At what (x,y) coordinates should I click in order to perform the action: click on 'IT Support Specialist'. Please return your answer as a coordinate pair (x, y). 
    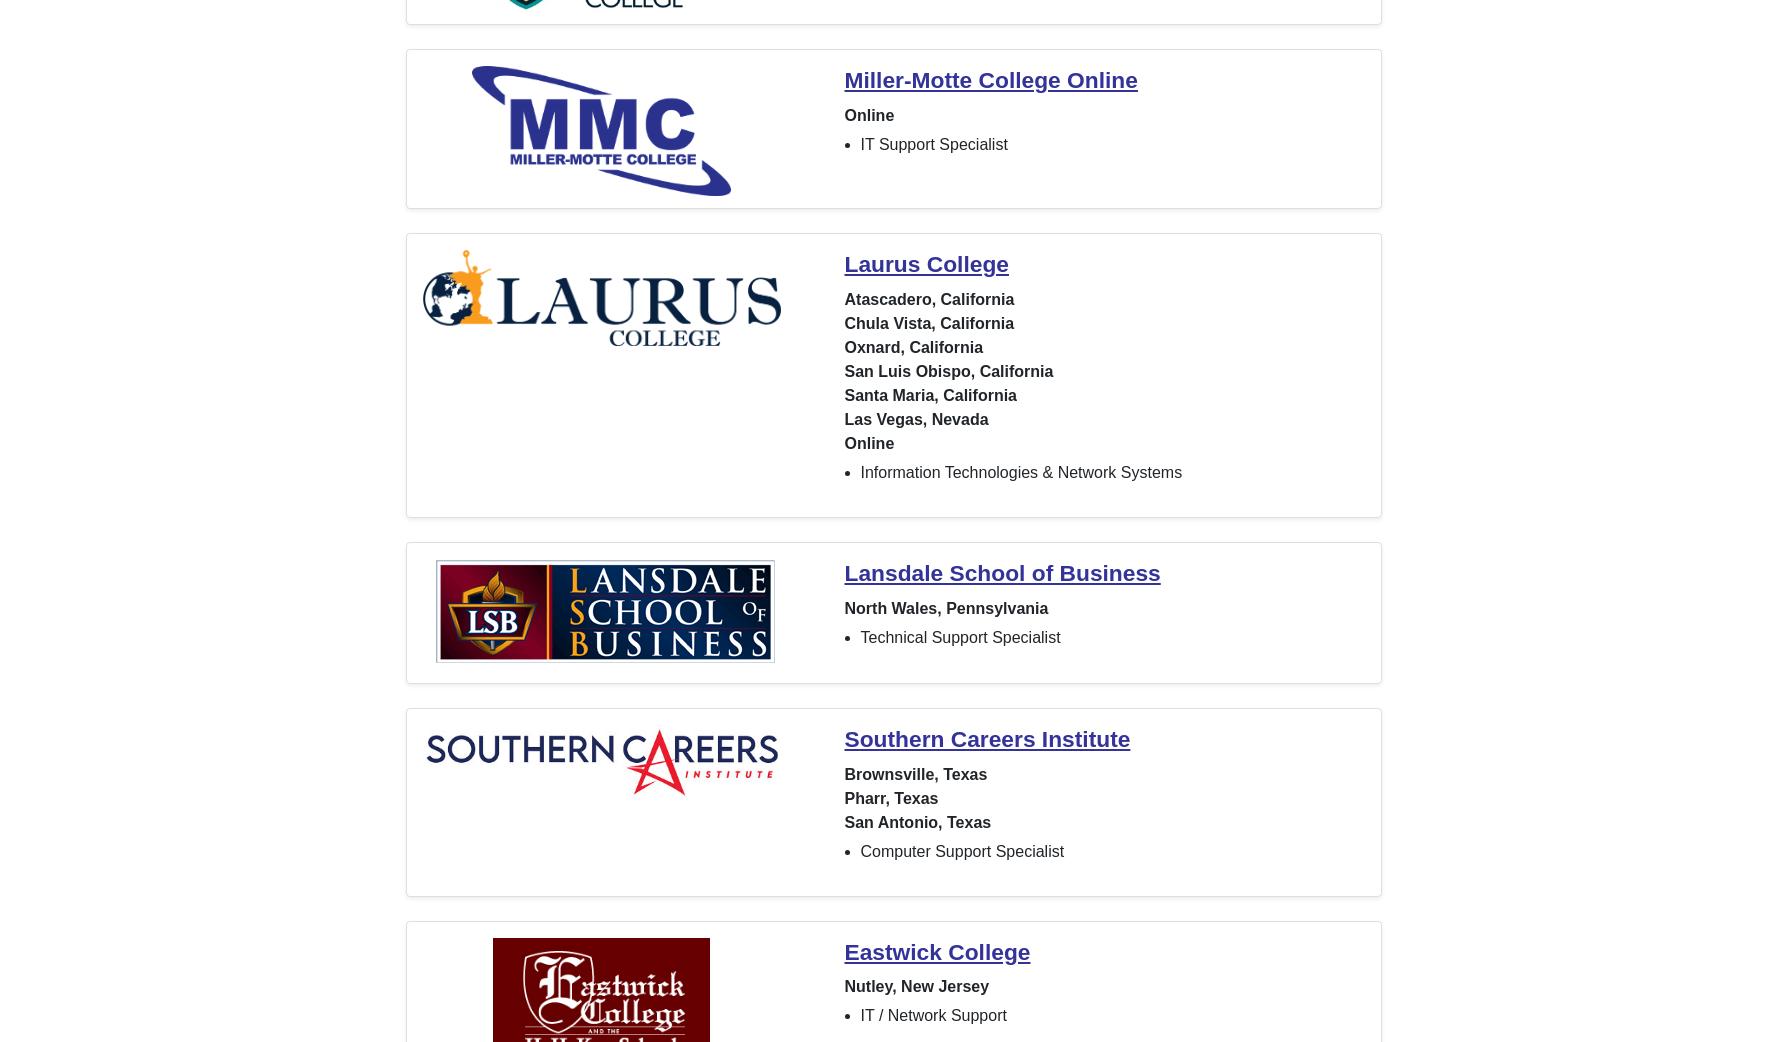
    Looking at the image, I should click on (933, 143).